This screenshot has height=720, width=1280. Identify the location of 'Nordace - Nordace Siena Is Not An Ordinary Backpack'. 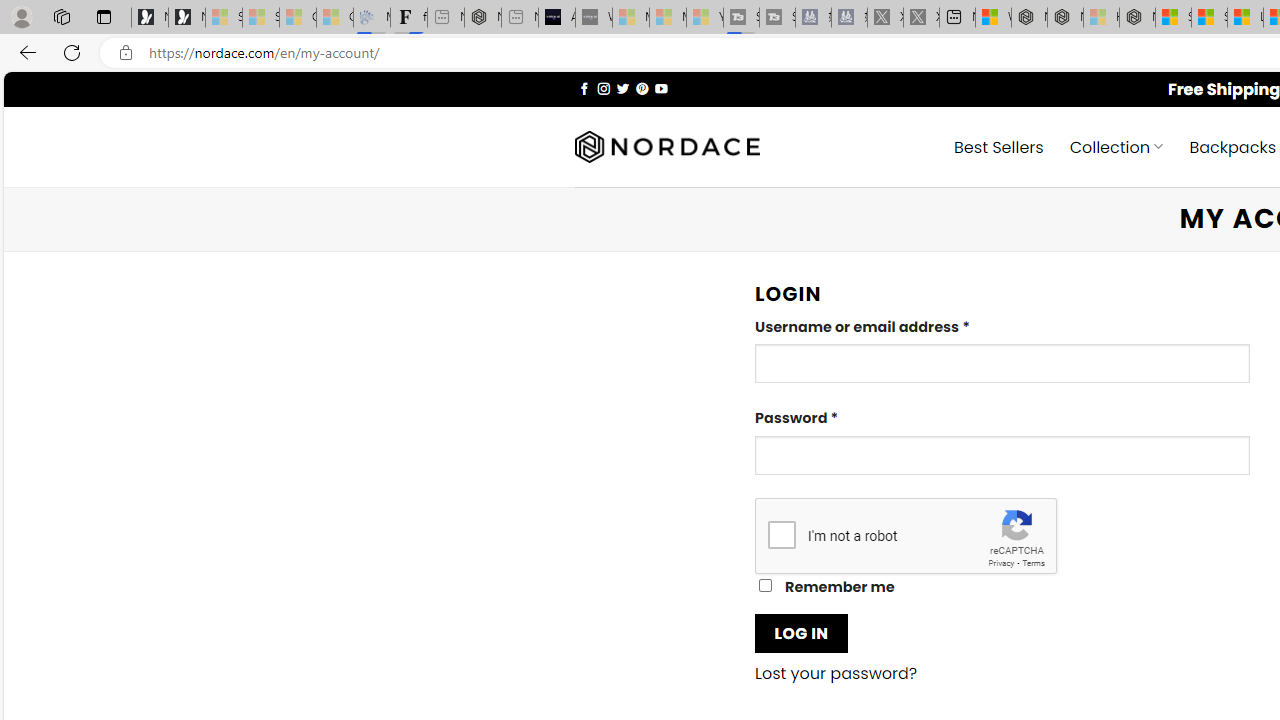
(1137, 17).